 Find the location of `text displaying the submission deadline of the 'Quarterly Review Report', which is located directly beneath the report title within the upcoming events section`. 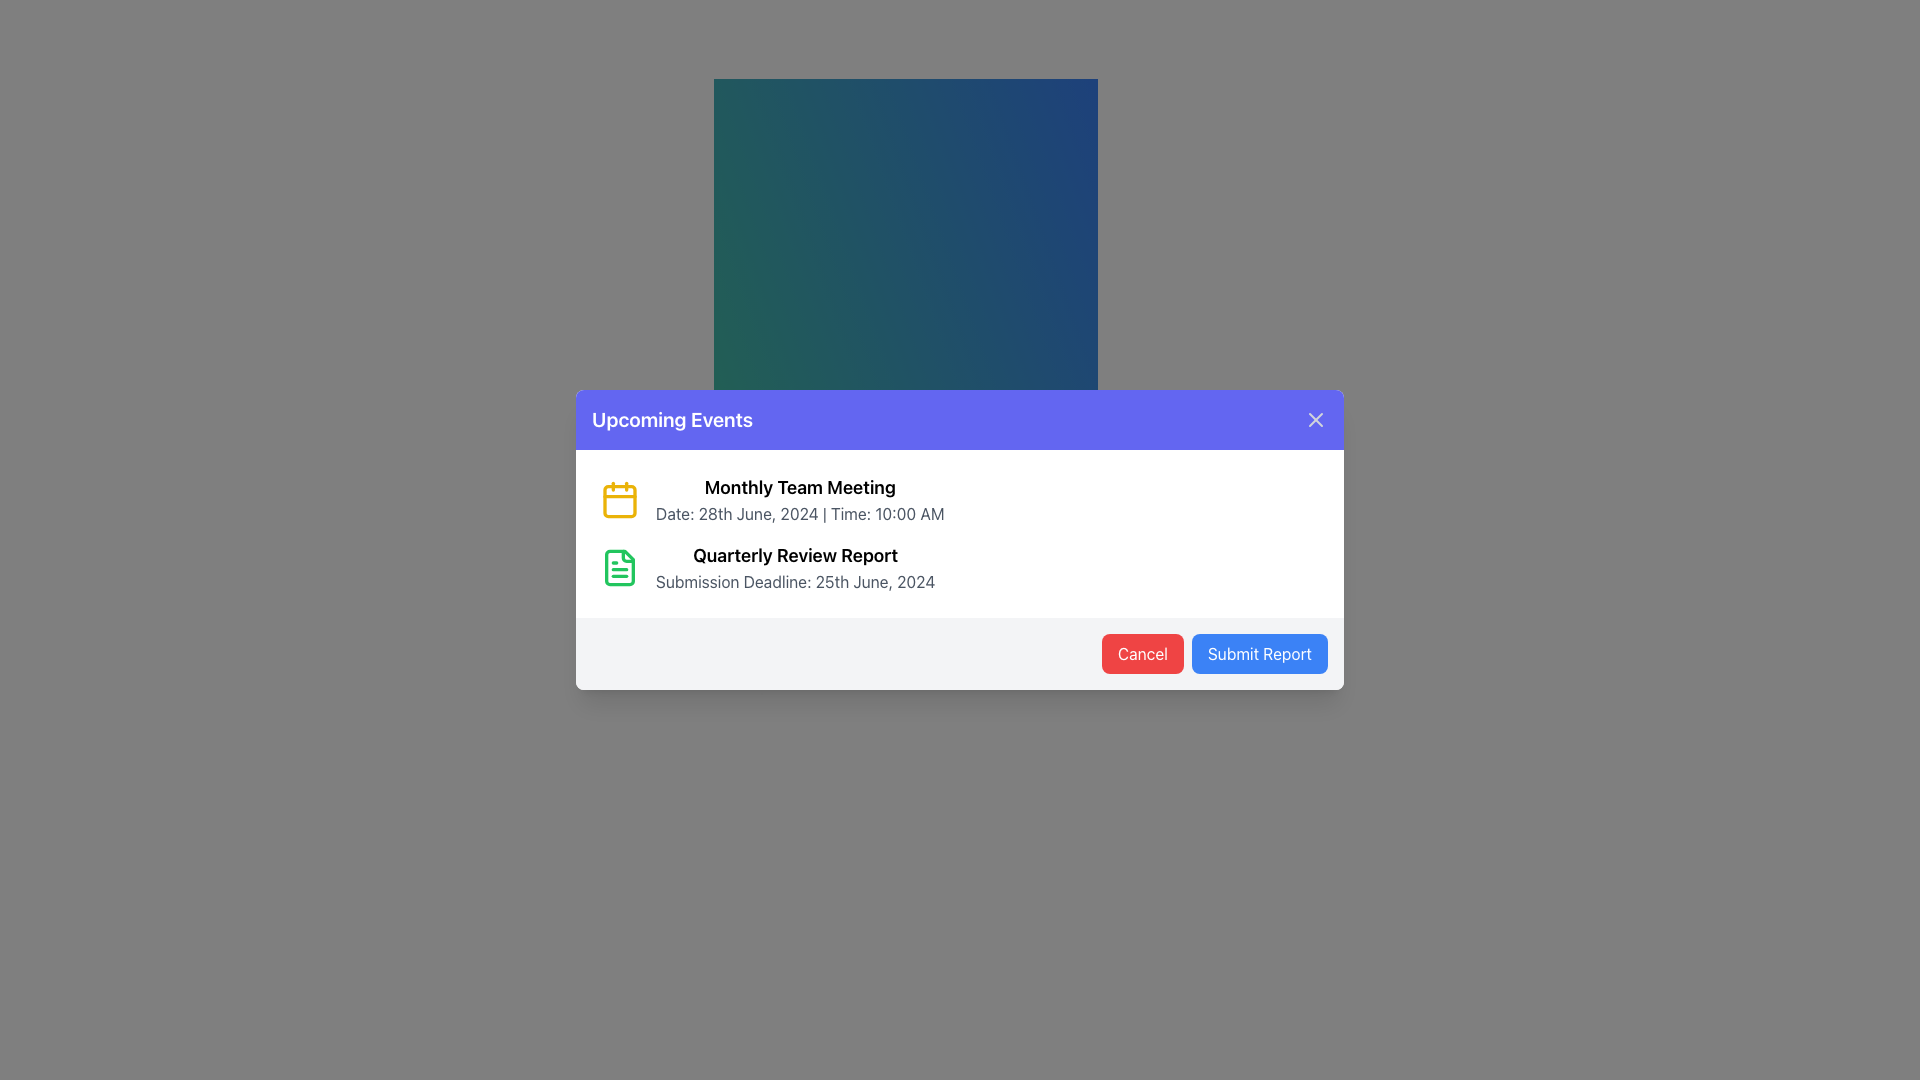

text displaying the submission deadline of the 'Quarterly Review Report', which is located directly beneath the report title within the upcoming events section is located at coordinates (794, 582).